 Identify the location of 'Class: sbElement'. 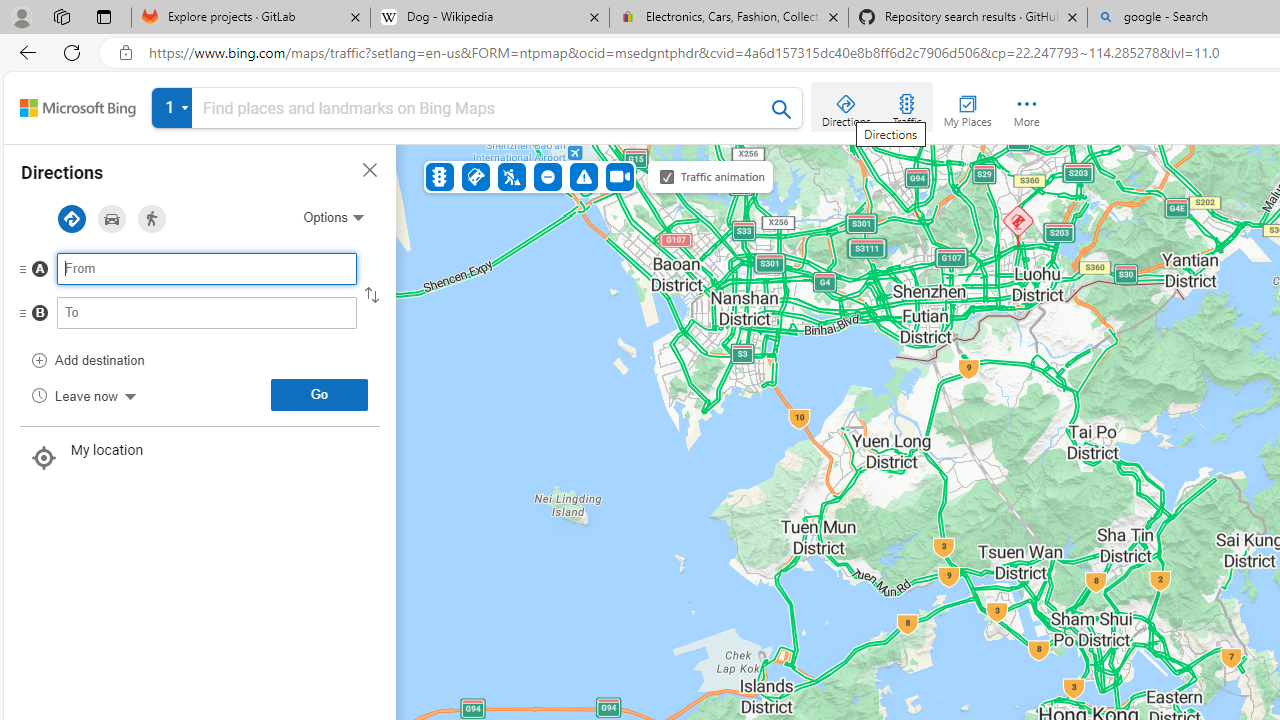
(78, 108).